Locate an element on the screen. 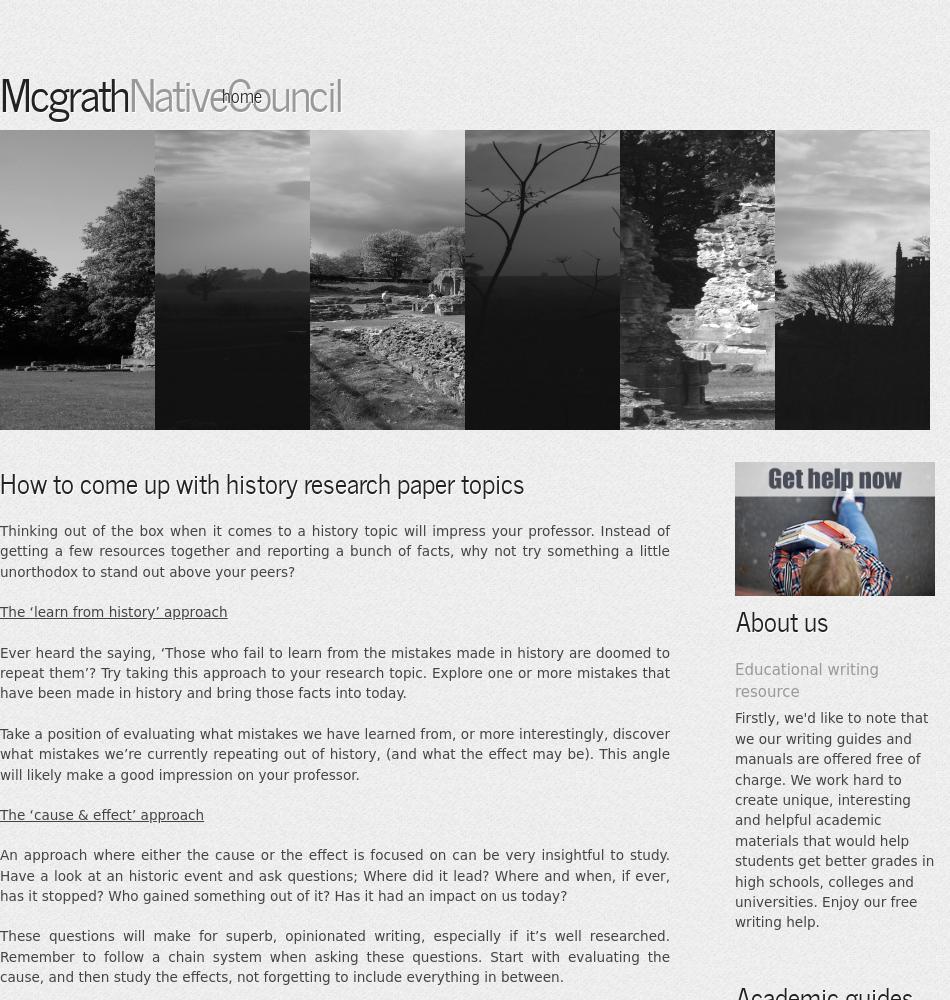 Image resolution: width=950 pixels, height=1000 pixels. 'The ‘learn from history’ approach' is located at coordinates (113, 611).